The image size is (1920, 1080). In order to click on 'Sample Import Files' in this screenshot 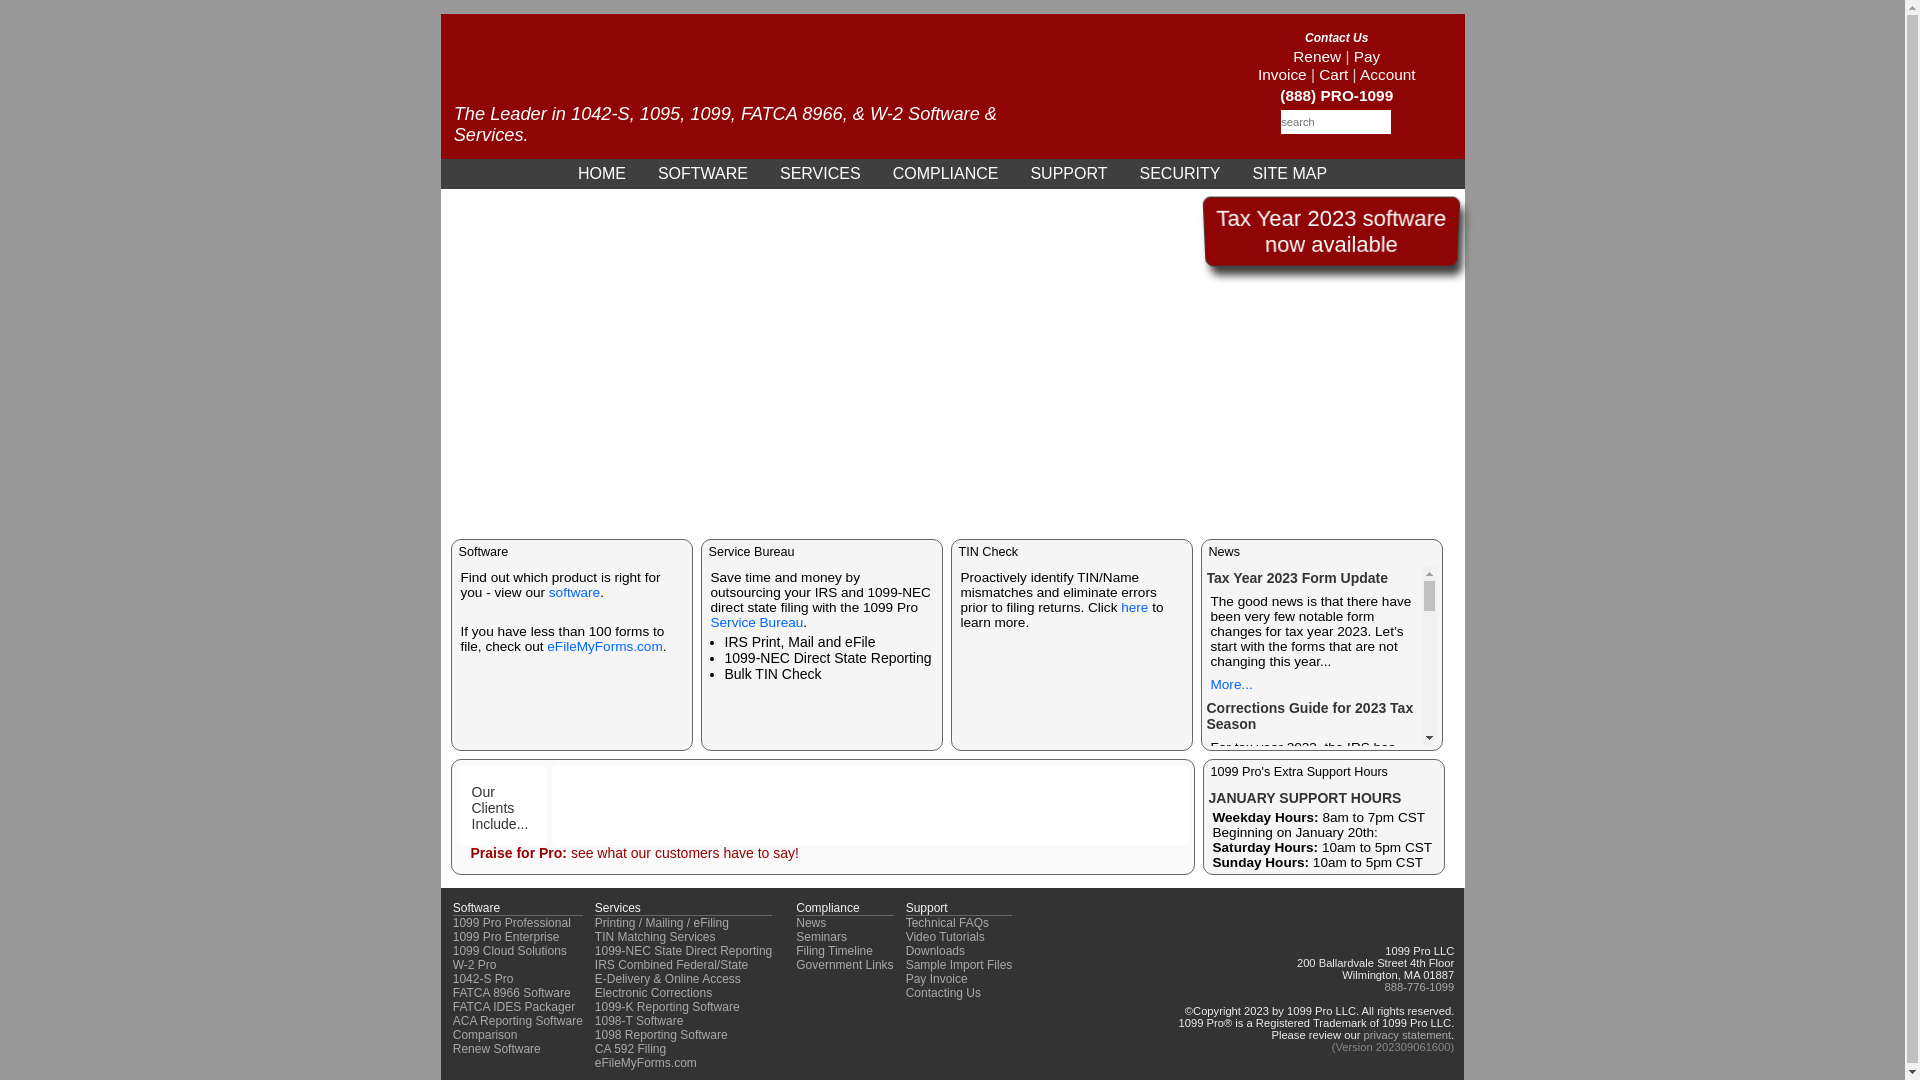, I will do `click(905, 963)`.